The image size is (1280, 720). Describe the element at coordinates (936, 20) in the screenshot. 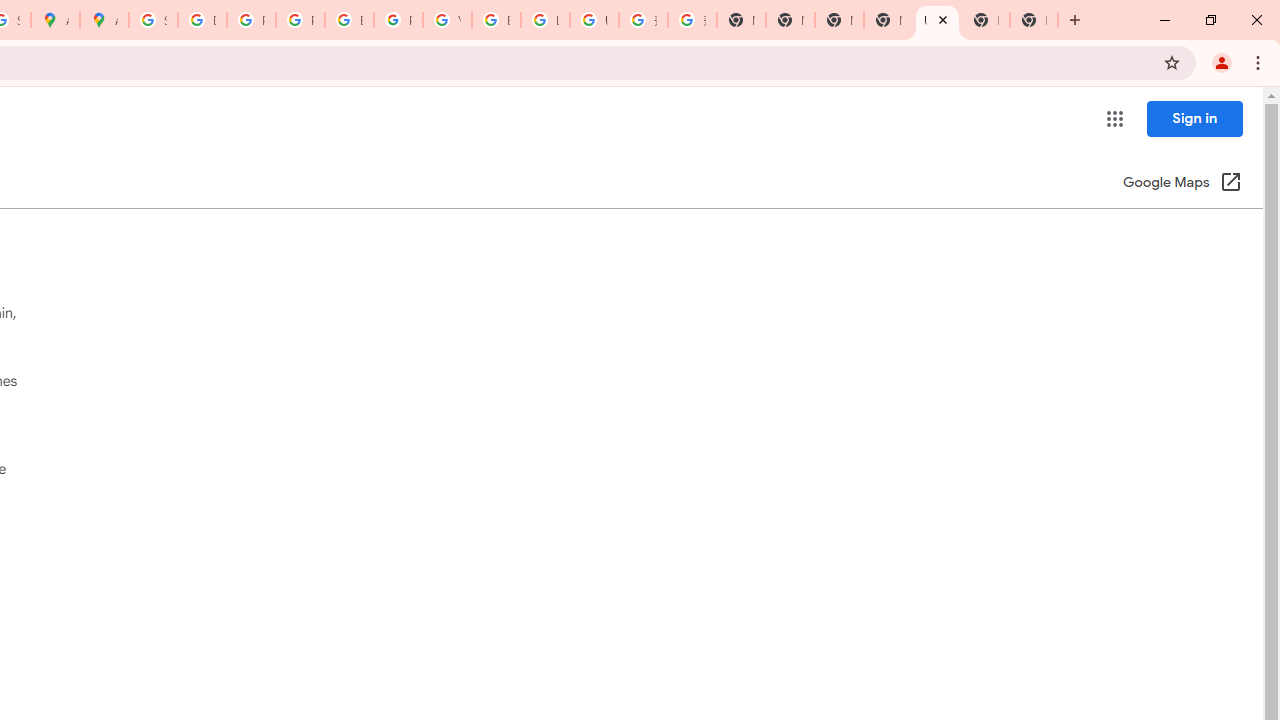

I see `'Use Google Maps in Space - Google Maps Help'` at that location.